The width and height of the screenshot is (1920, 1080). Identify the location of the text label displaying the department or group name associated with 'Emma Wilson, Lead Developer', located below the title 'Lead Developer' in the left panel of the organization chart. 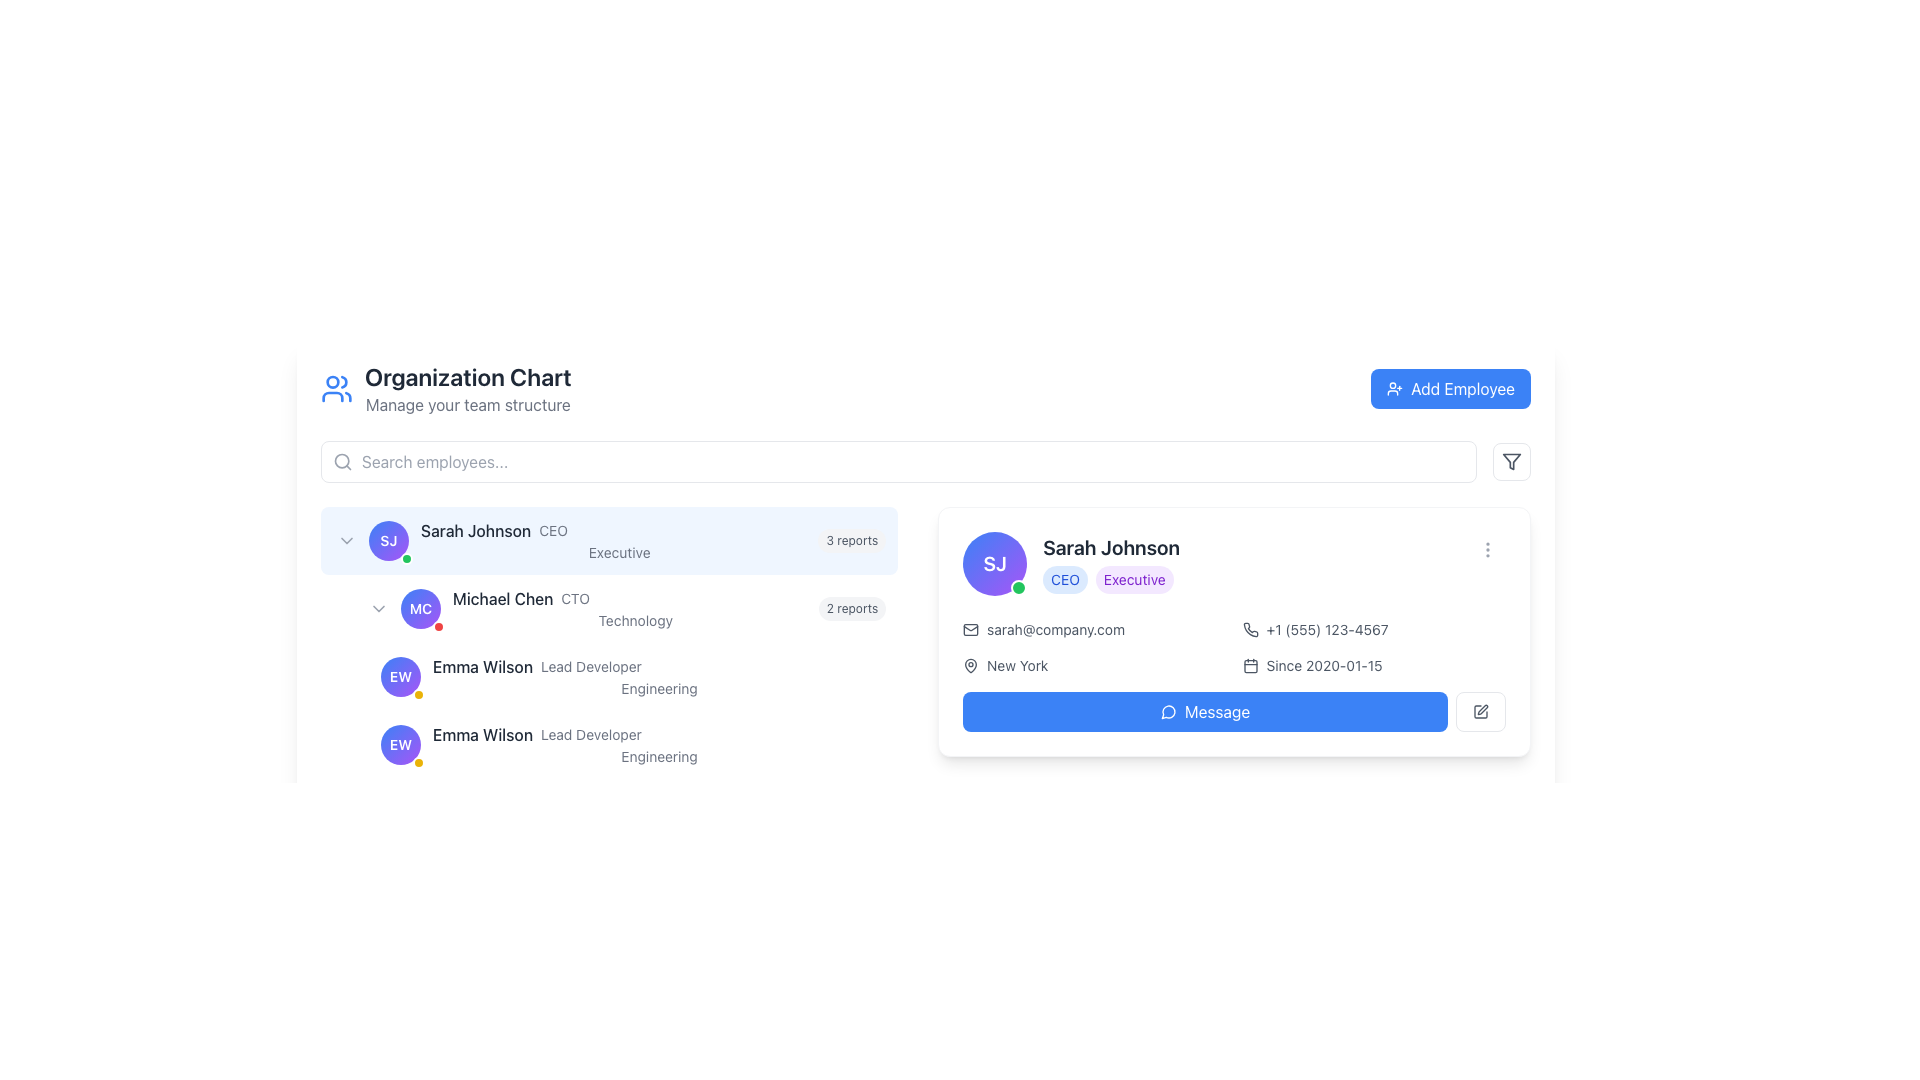
(659, 688).